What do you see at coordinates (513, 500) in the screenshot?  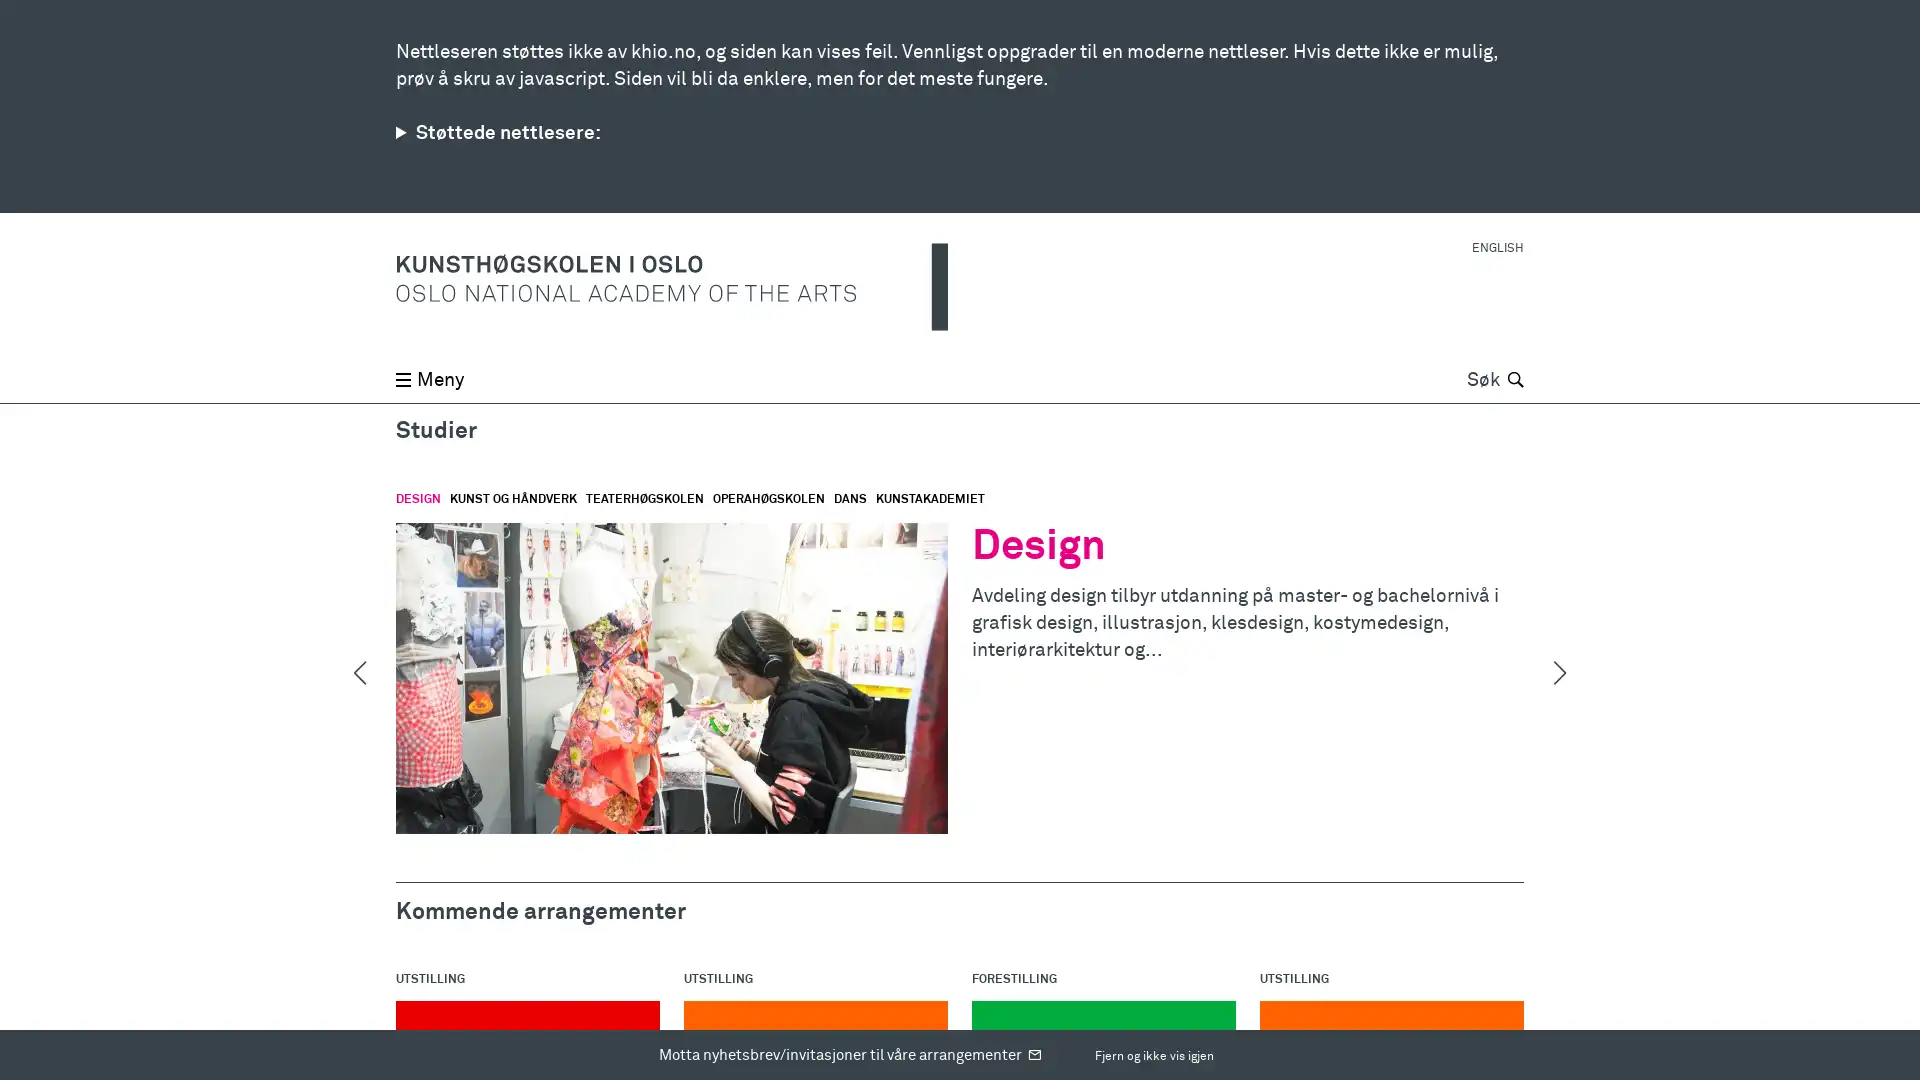 I see `KUNST OG HANDVERK` at bounding box center [513, 500].